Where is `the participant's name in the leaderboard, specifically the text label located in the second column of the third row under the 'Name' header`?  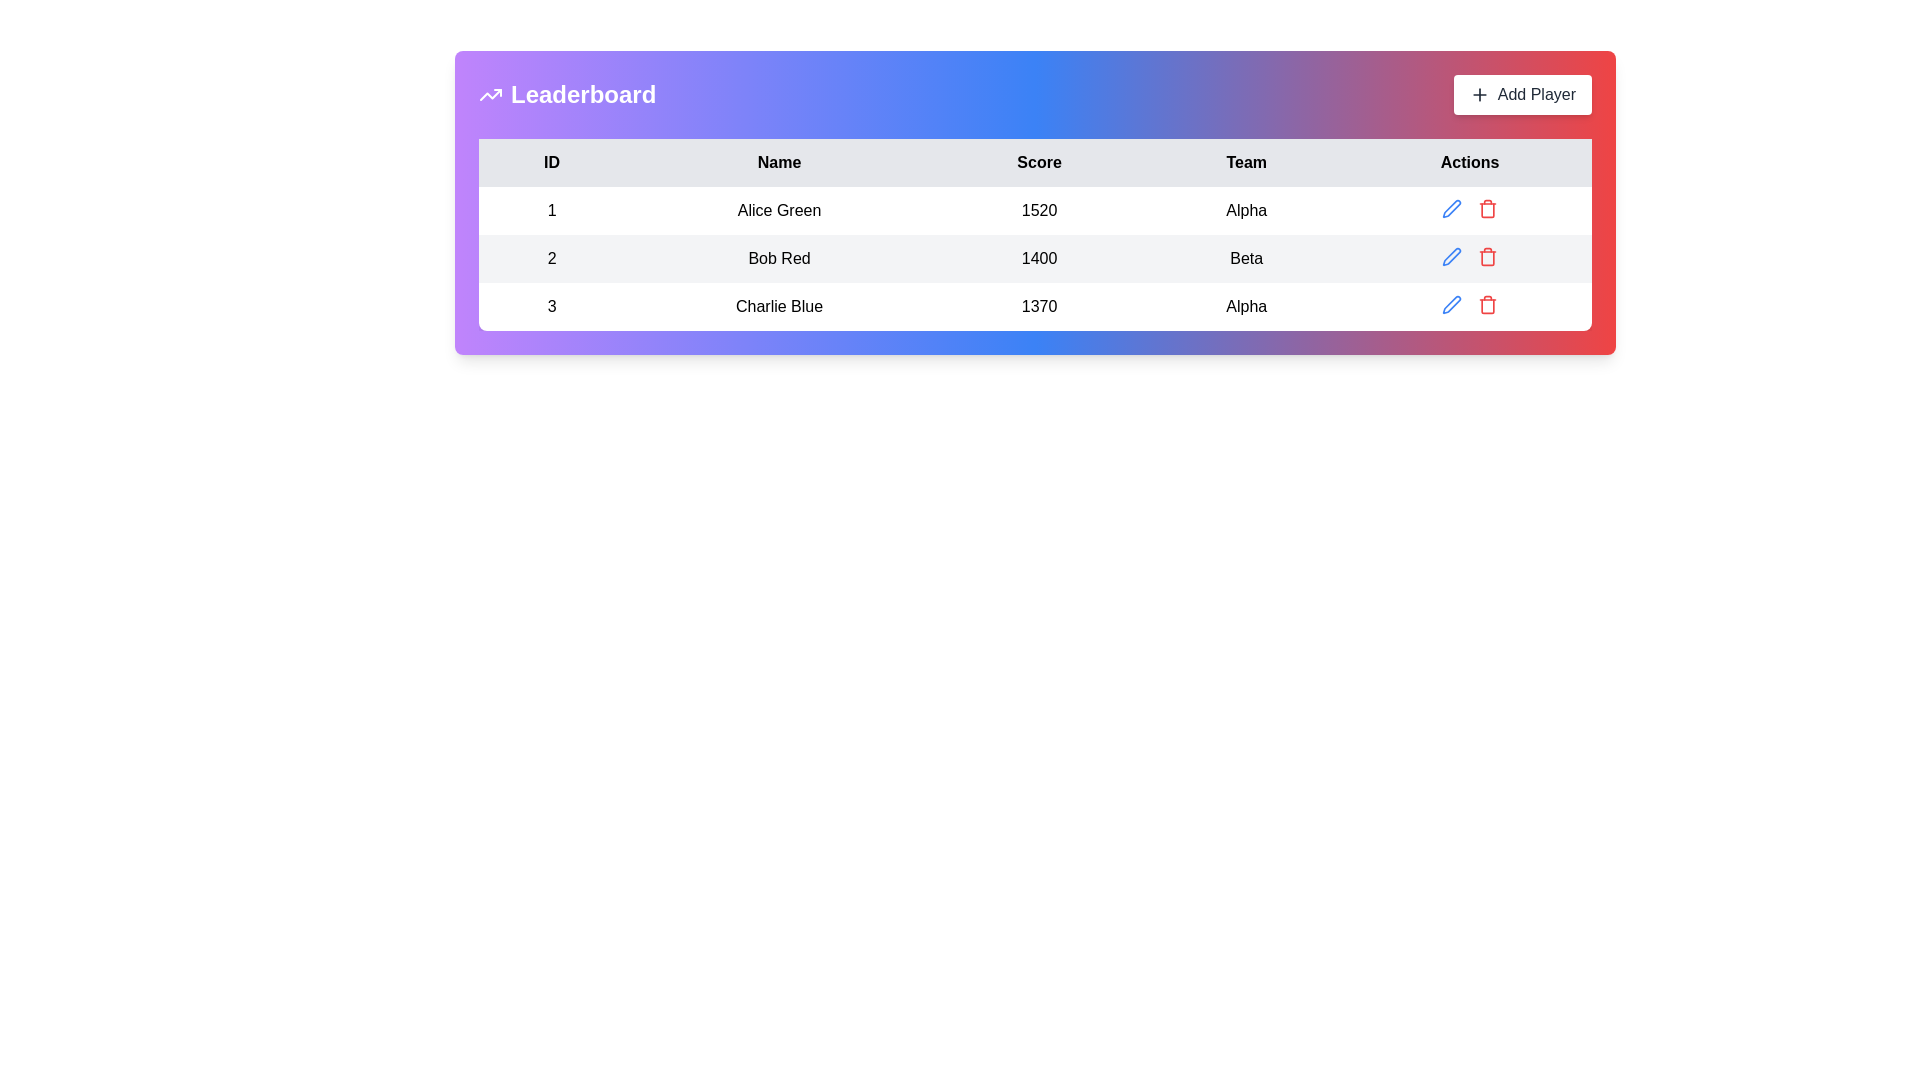 the participant's name in the leaderboard, specifically the text label located in the second column of the third row under the 'Name' header is located at coordinates (778, 307).